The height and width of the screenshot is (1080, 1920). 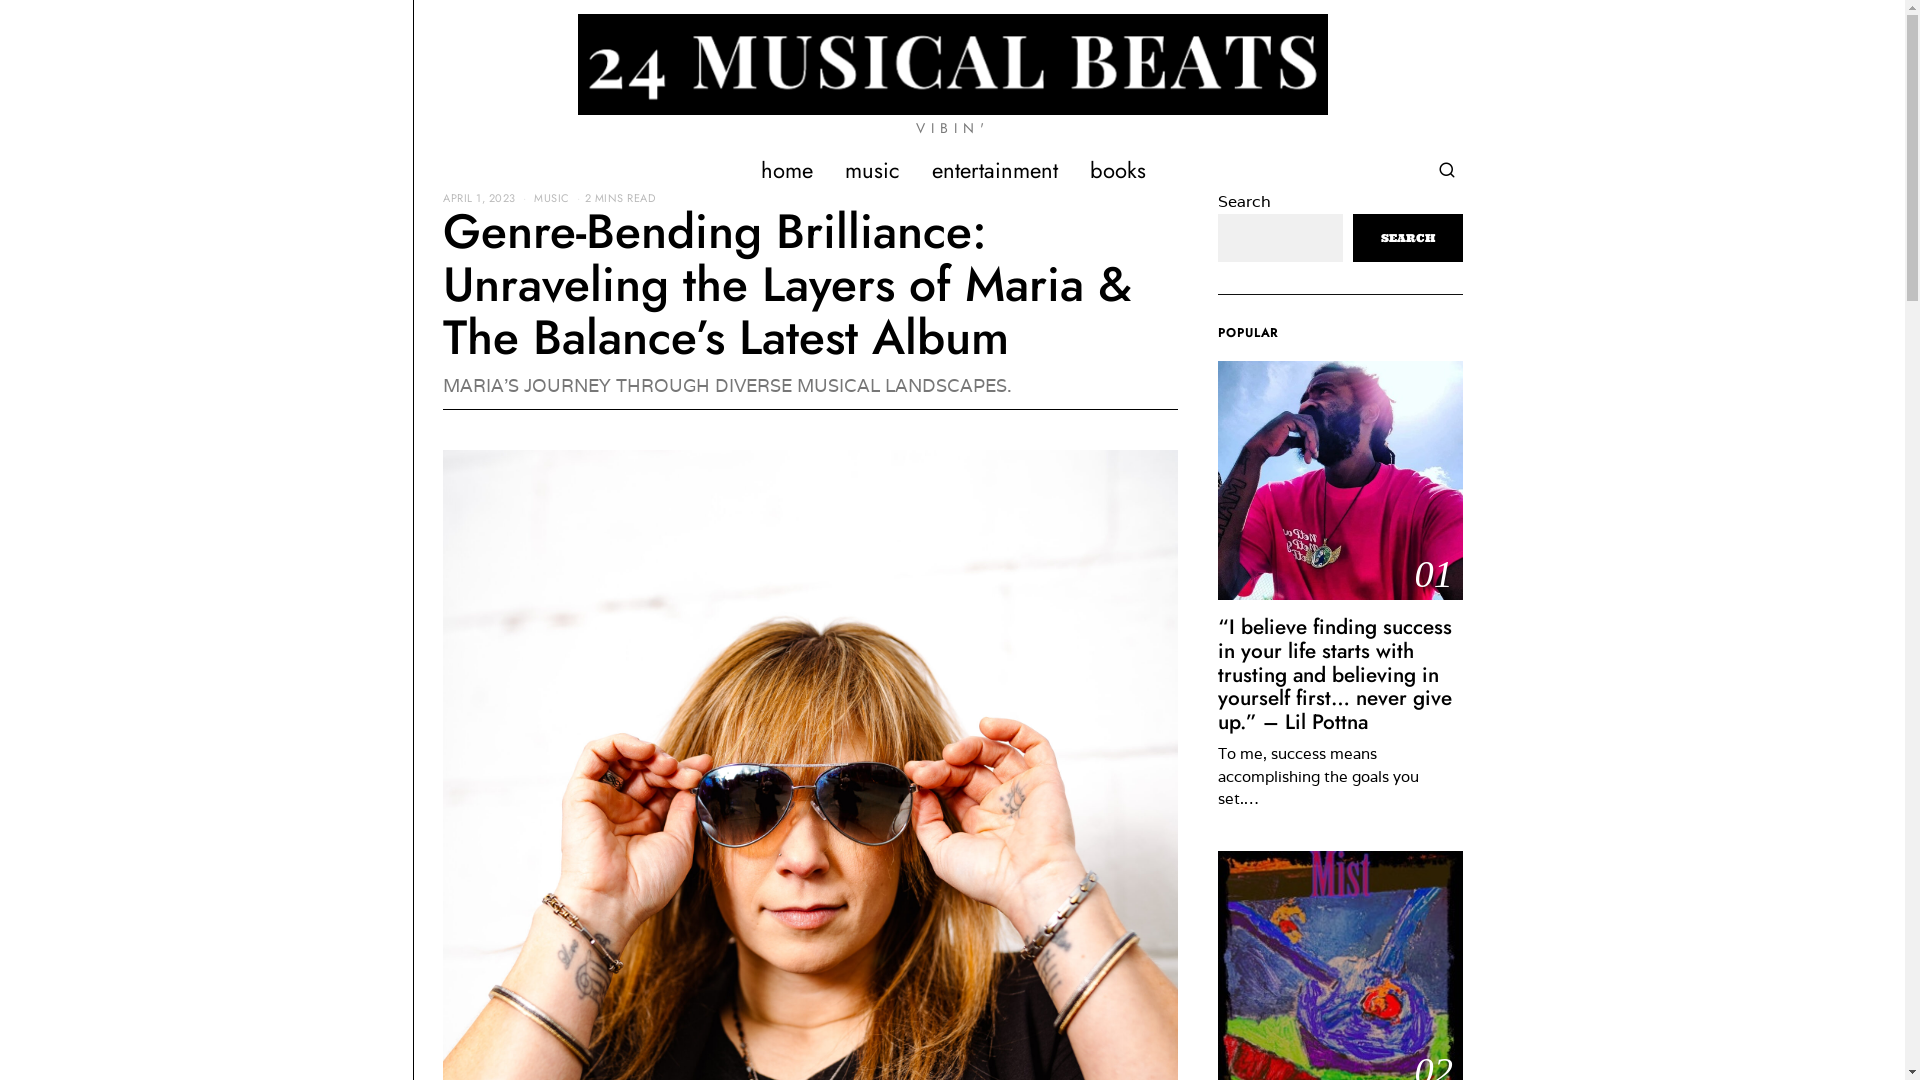 I want to click on 'books', so click(x=1117, y=168).